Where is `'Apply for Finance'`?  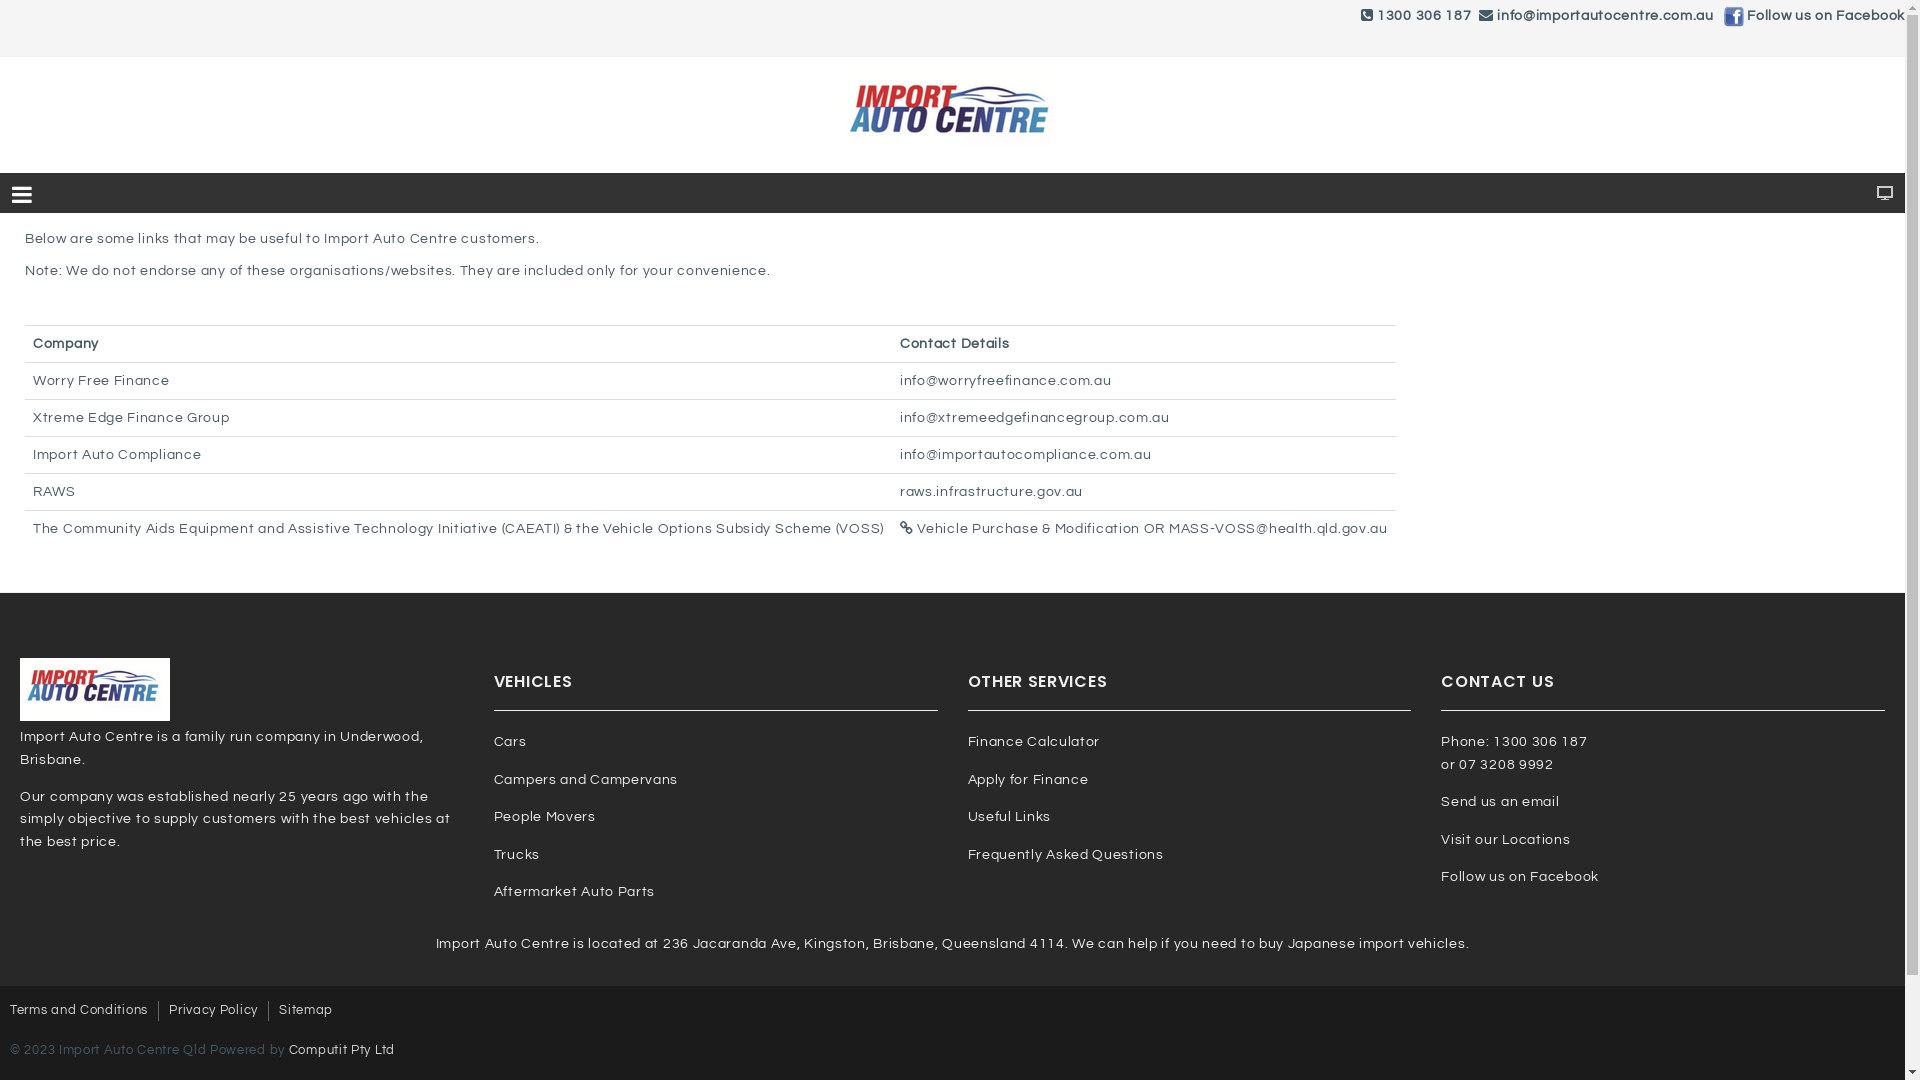
'Apply for Finance' is located at coordinates (1028, 778).